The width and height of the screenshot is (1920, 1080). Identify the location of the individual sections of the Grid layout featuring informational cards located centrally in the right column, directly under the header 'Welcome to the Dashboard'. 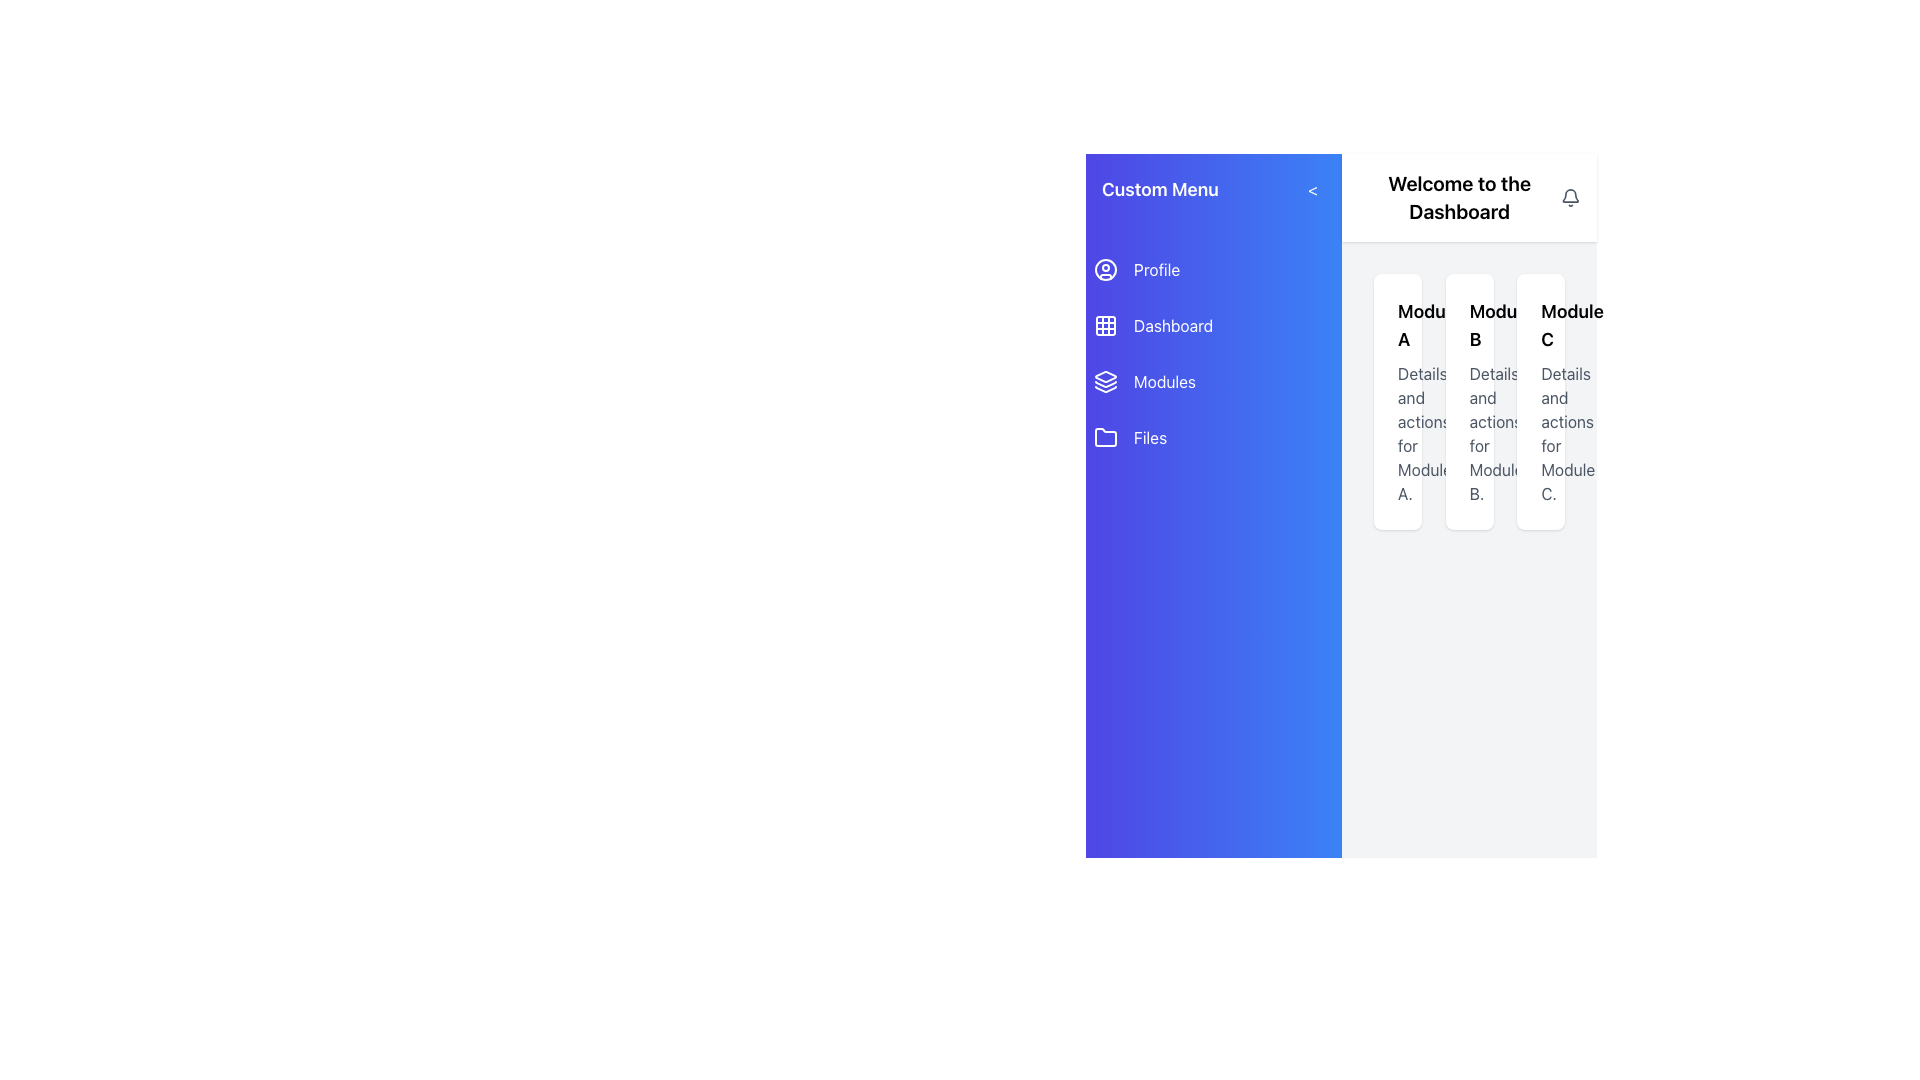
(1469, 401).